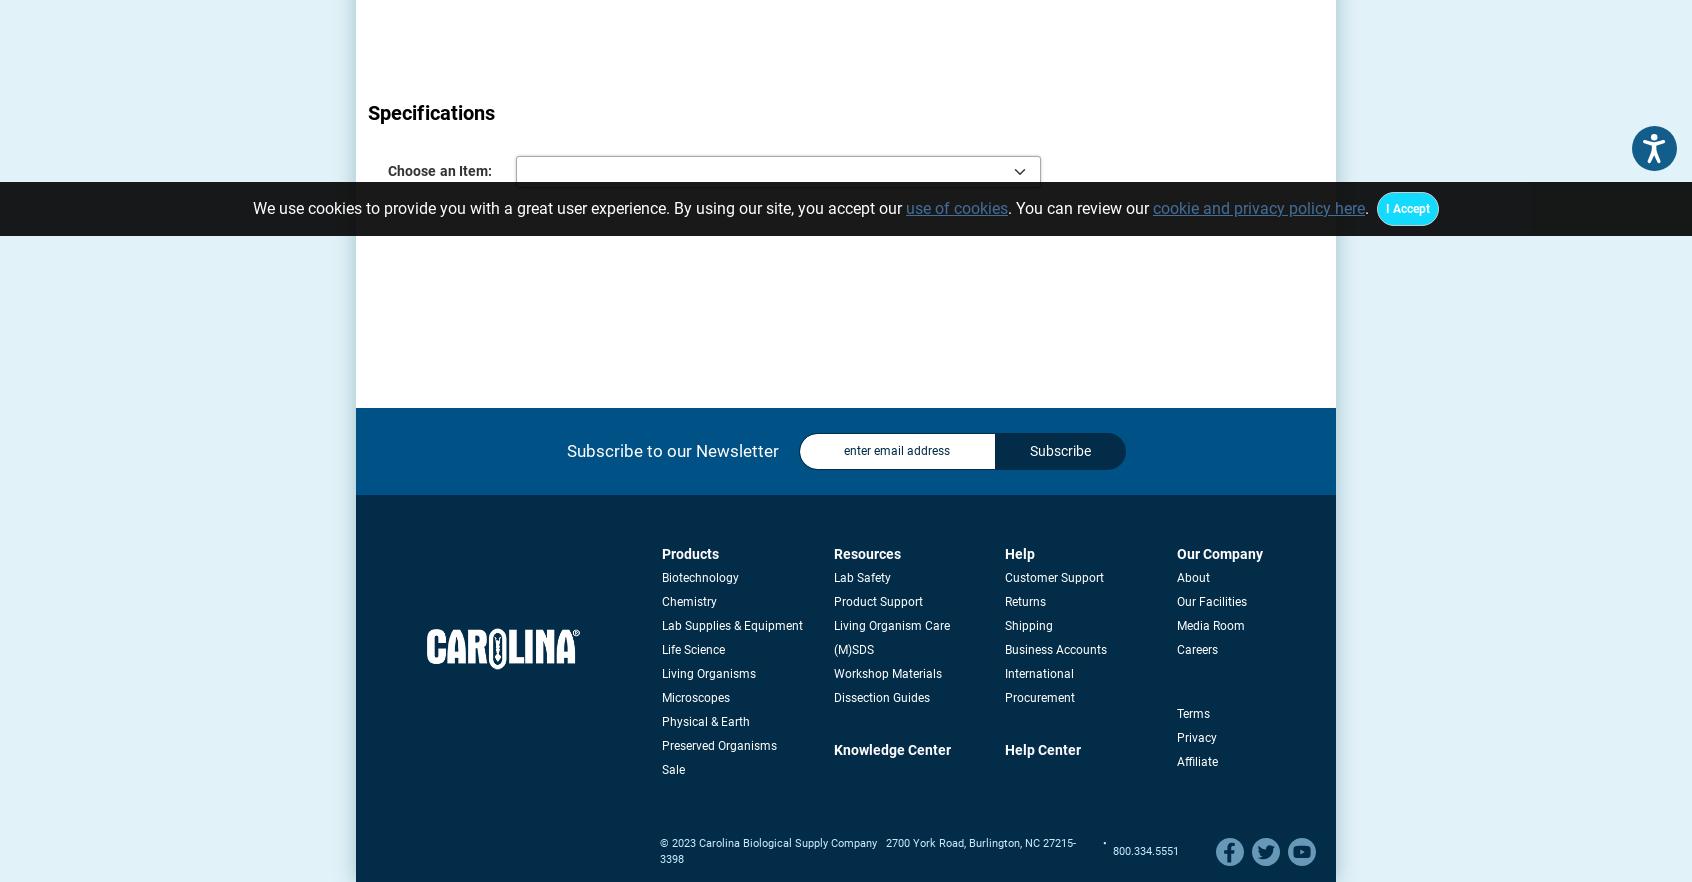  Describe the element at coordinates (1024, 600) in the screenshot. I see `'Returns'` at that location.